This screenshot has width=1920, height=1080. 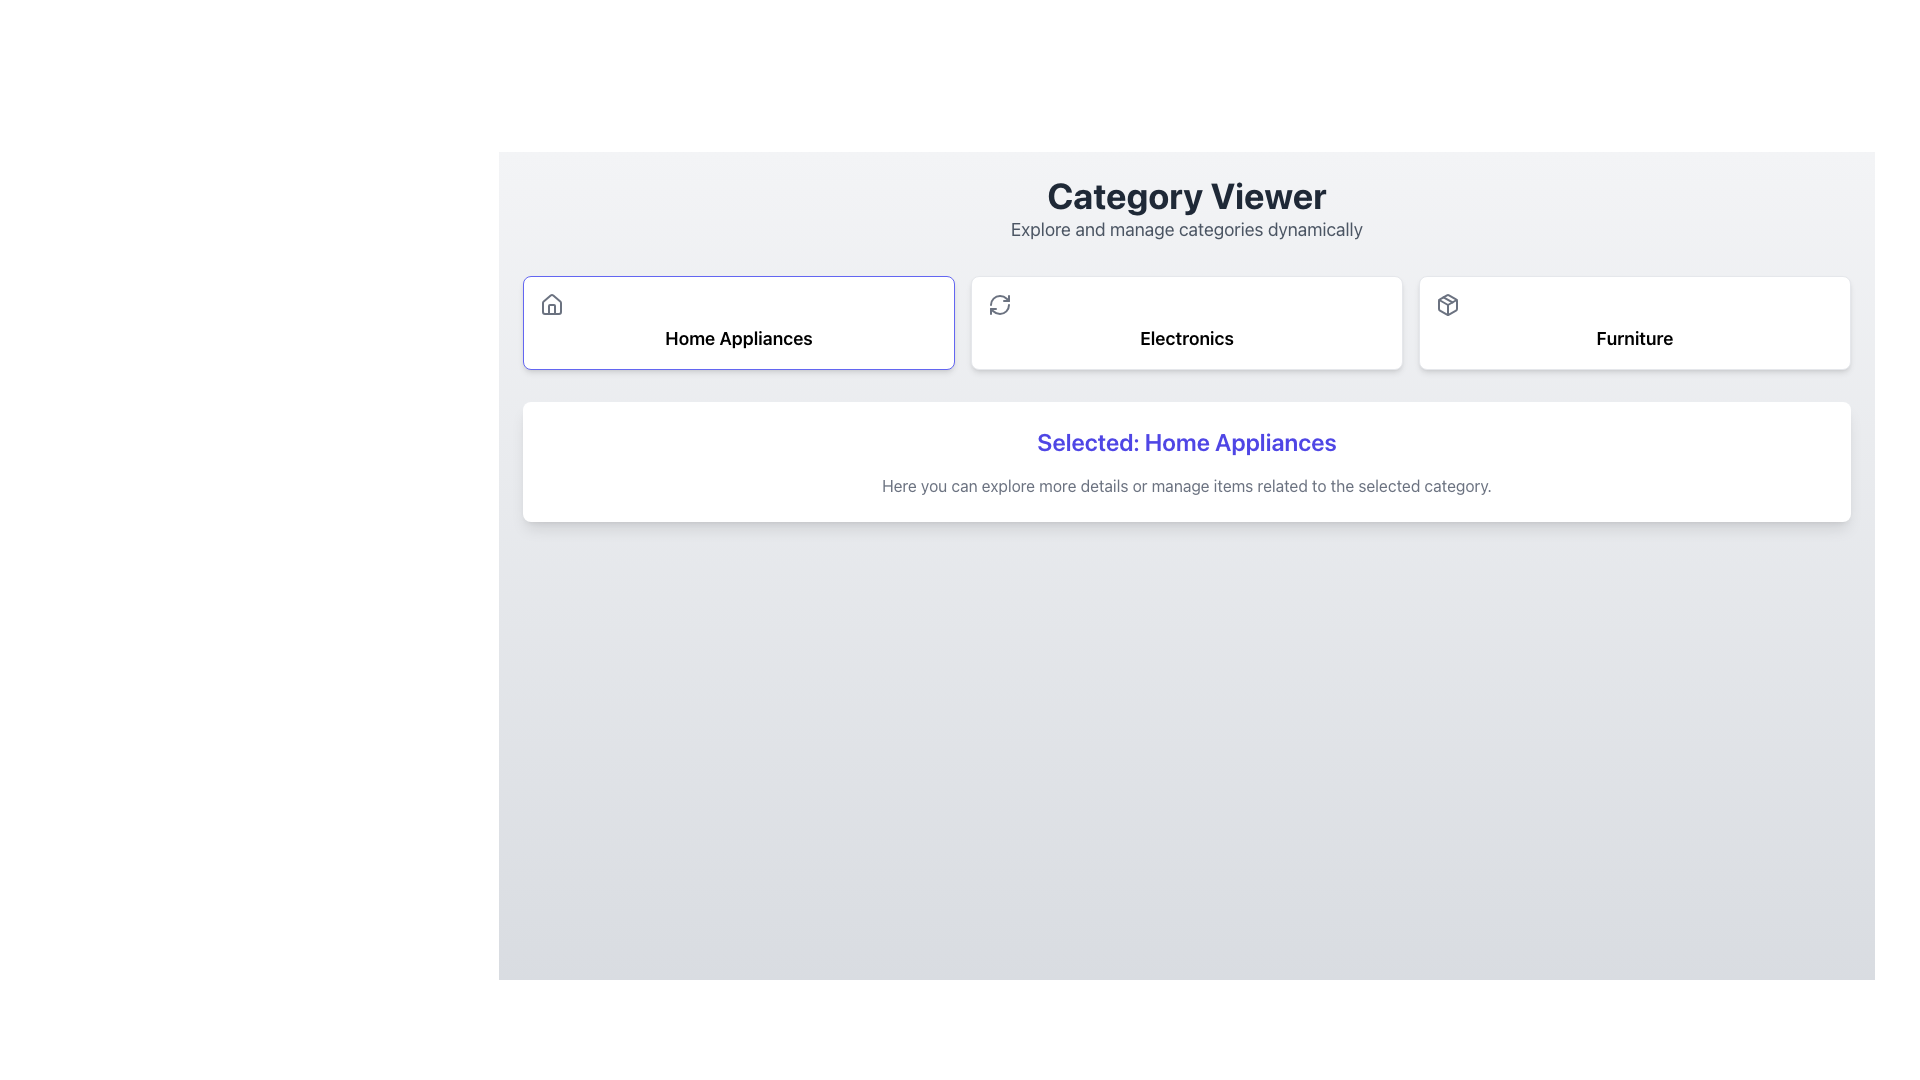 I want to click on the house icon located to the left of the 'Home Appliances' label in the category selection menu, so click(x=552, y=304).